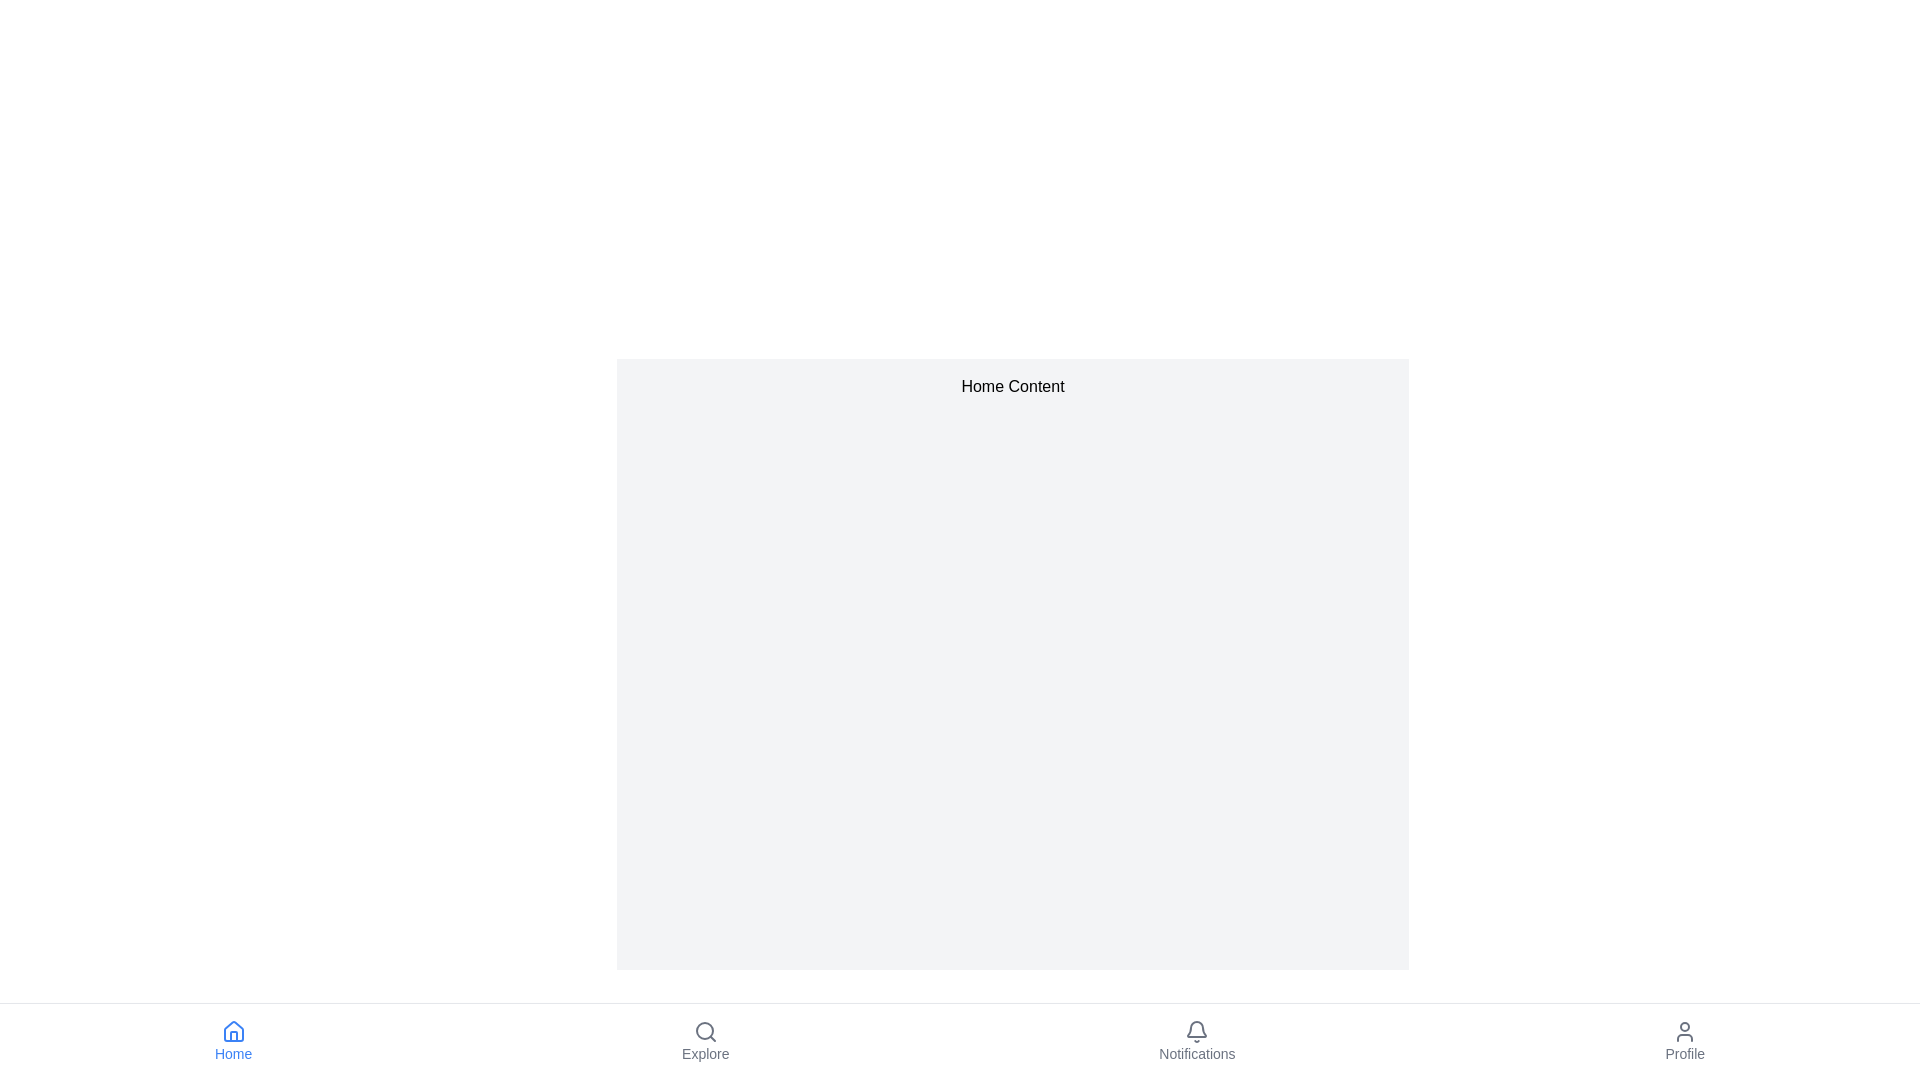  I want to click on the 'Explore' button, which is the second navigation option from the left in the bottom navigation bar, so click(705, 1040).